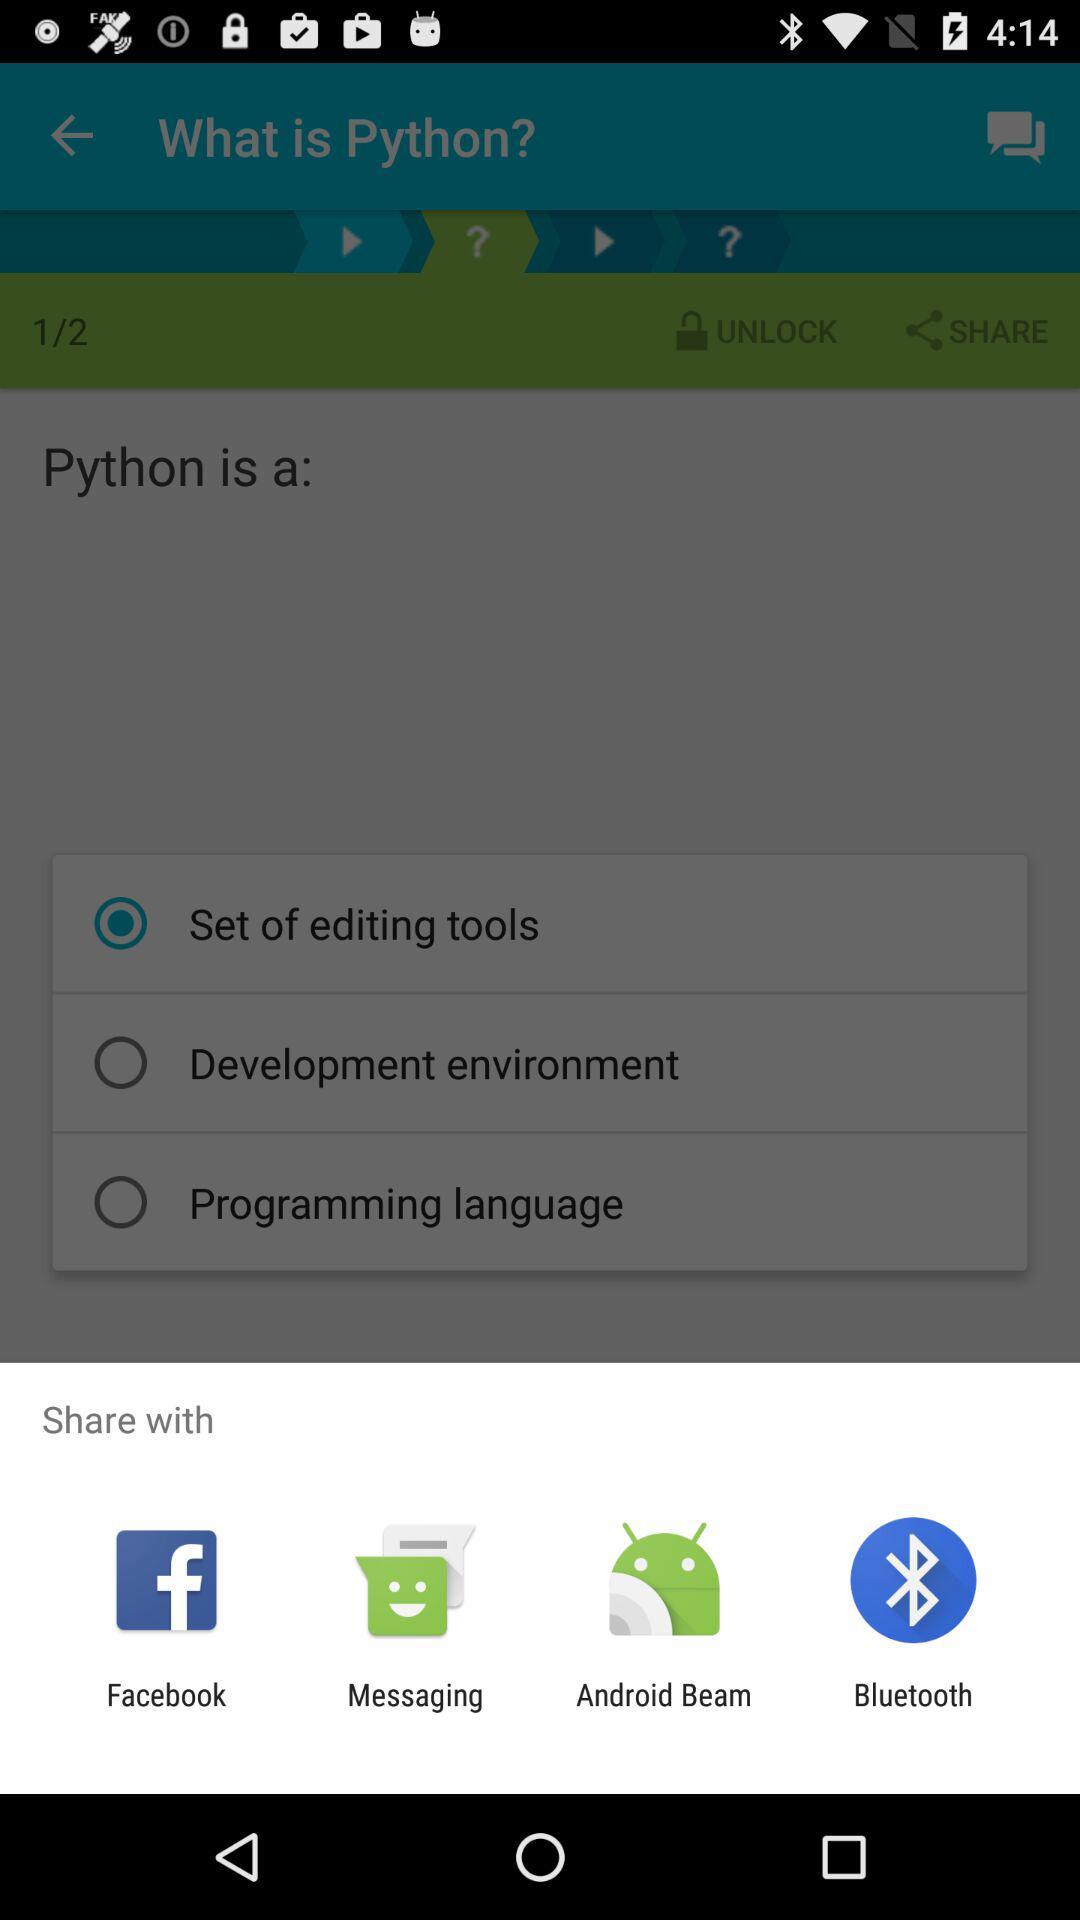 This screenshot has width=1080, height=1920. What do you see at coordinates (664, 1711) in the screenshot?
I see `the android beam icon` at bounding box center [664, 1711].